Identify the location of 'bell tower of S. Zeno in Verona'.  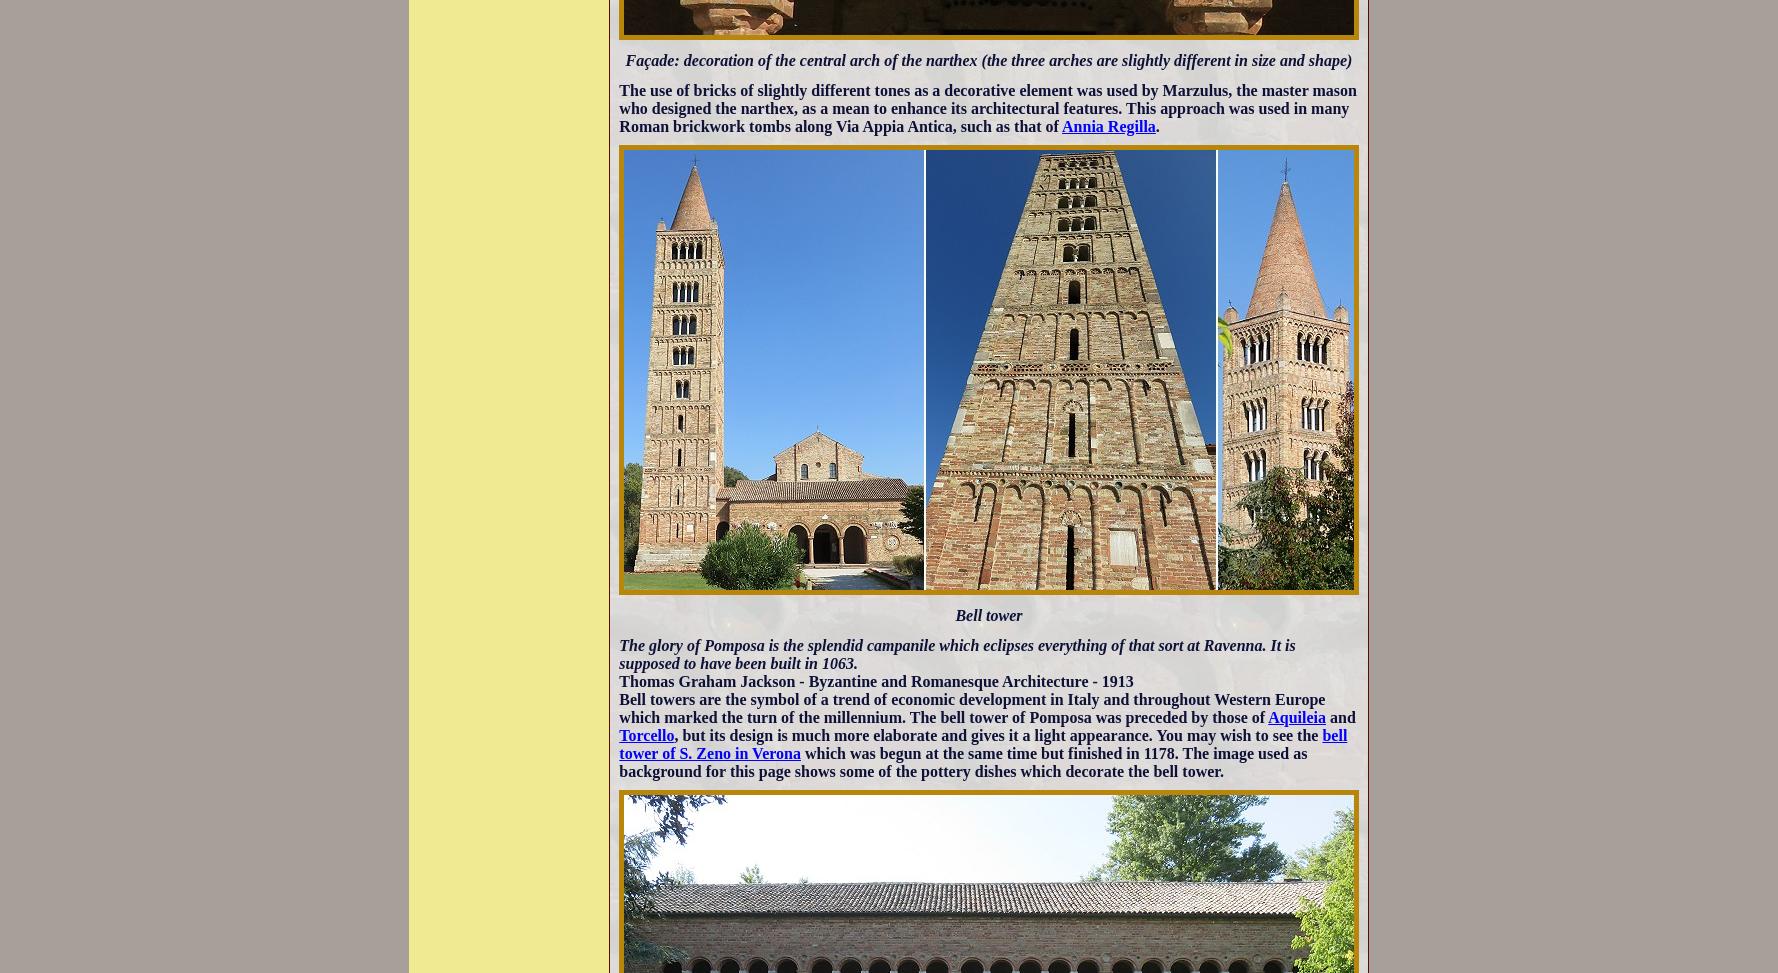
(617, 743).